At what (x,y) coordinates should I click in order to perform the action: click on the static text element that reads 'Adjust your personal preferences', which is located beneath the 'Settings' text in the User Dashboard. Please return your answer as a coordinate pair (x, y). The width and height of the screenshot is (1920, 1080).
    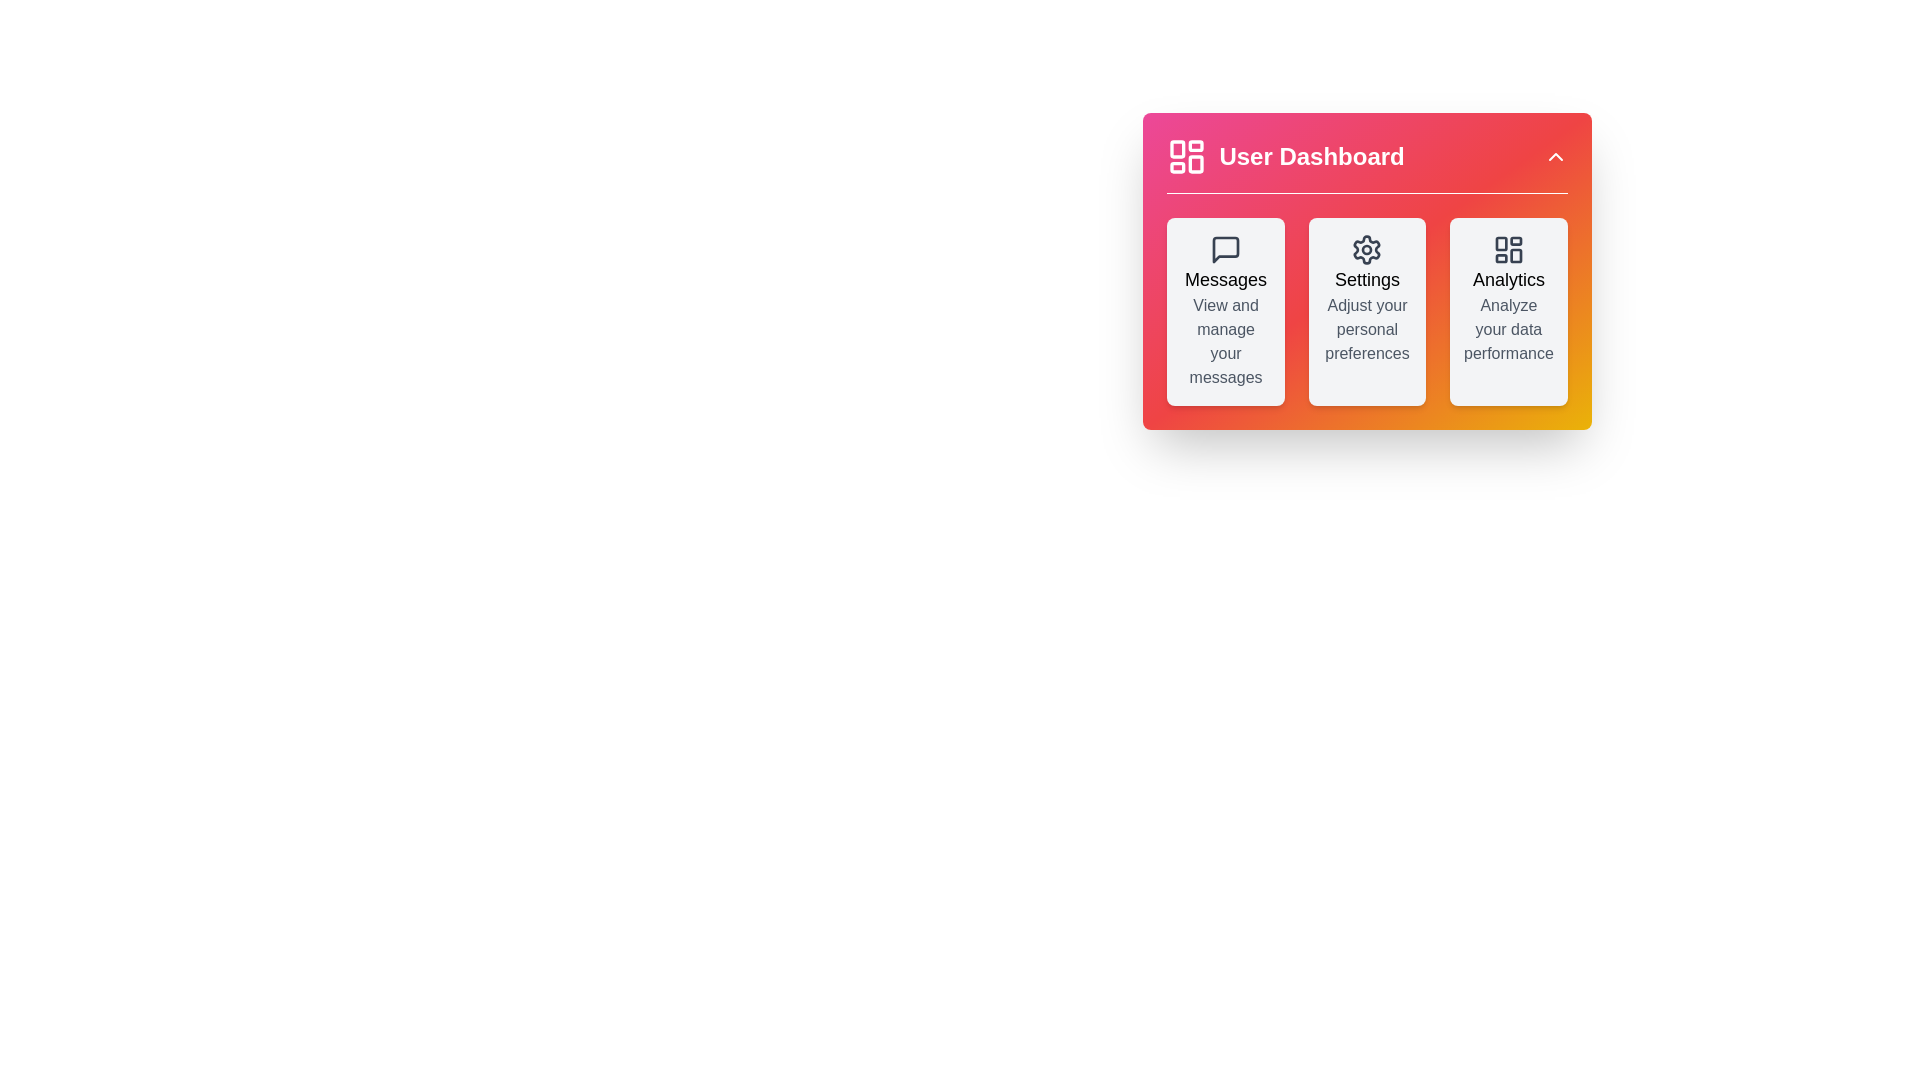
    Looking at the image, I should click on (1366, 329).